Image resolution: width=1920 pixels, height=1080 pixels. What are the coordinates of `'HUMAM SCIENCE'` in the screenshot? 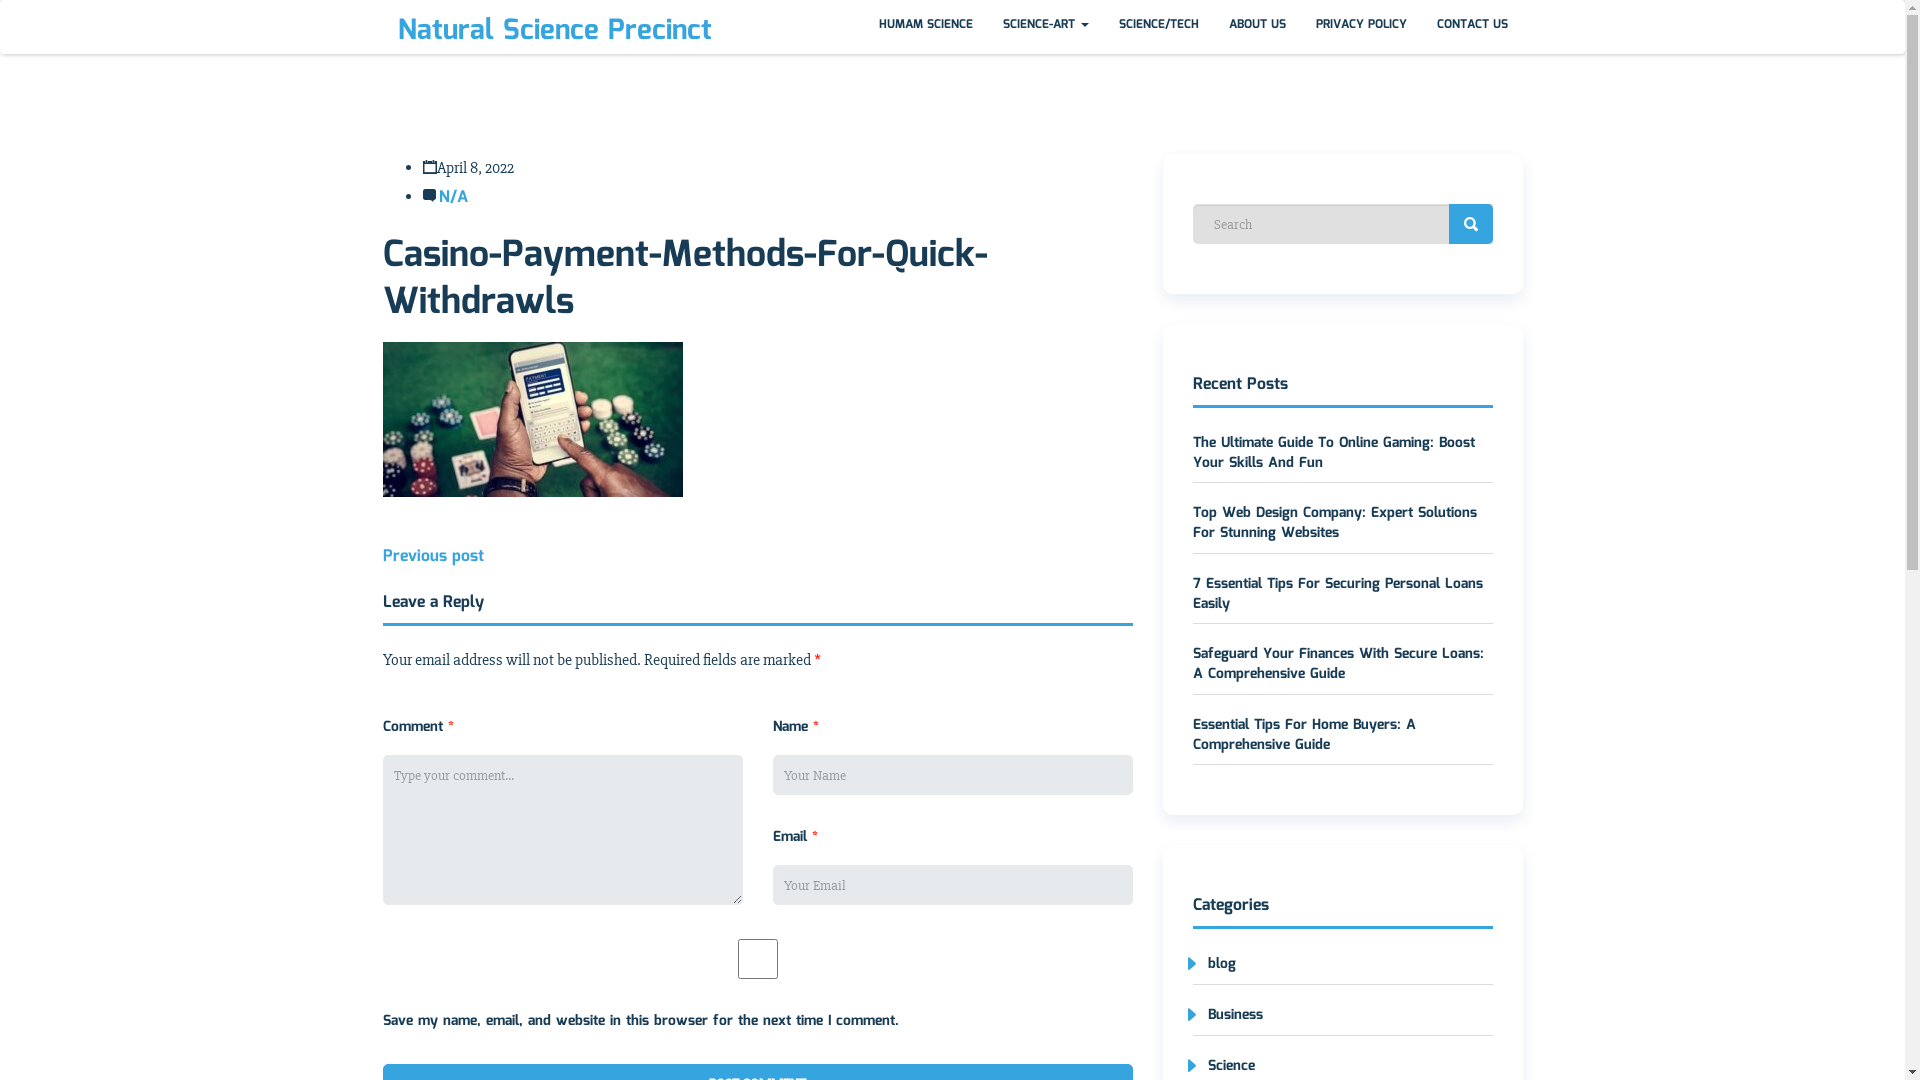 It's located at (864, 27).